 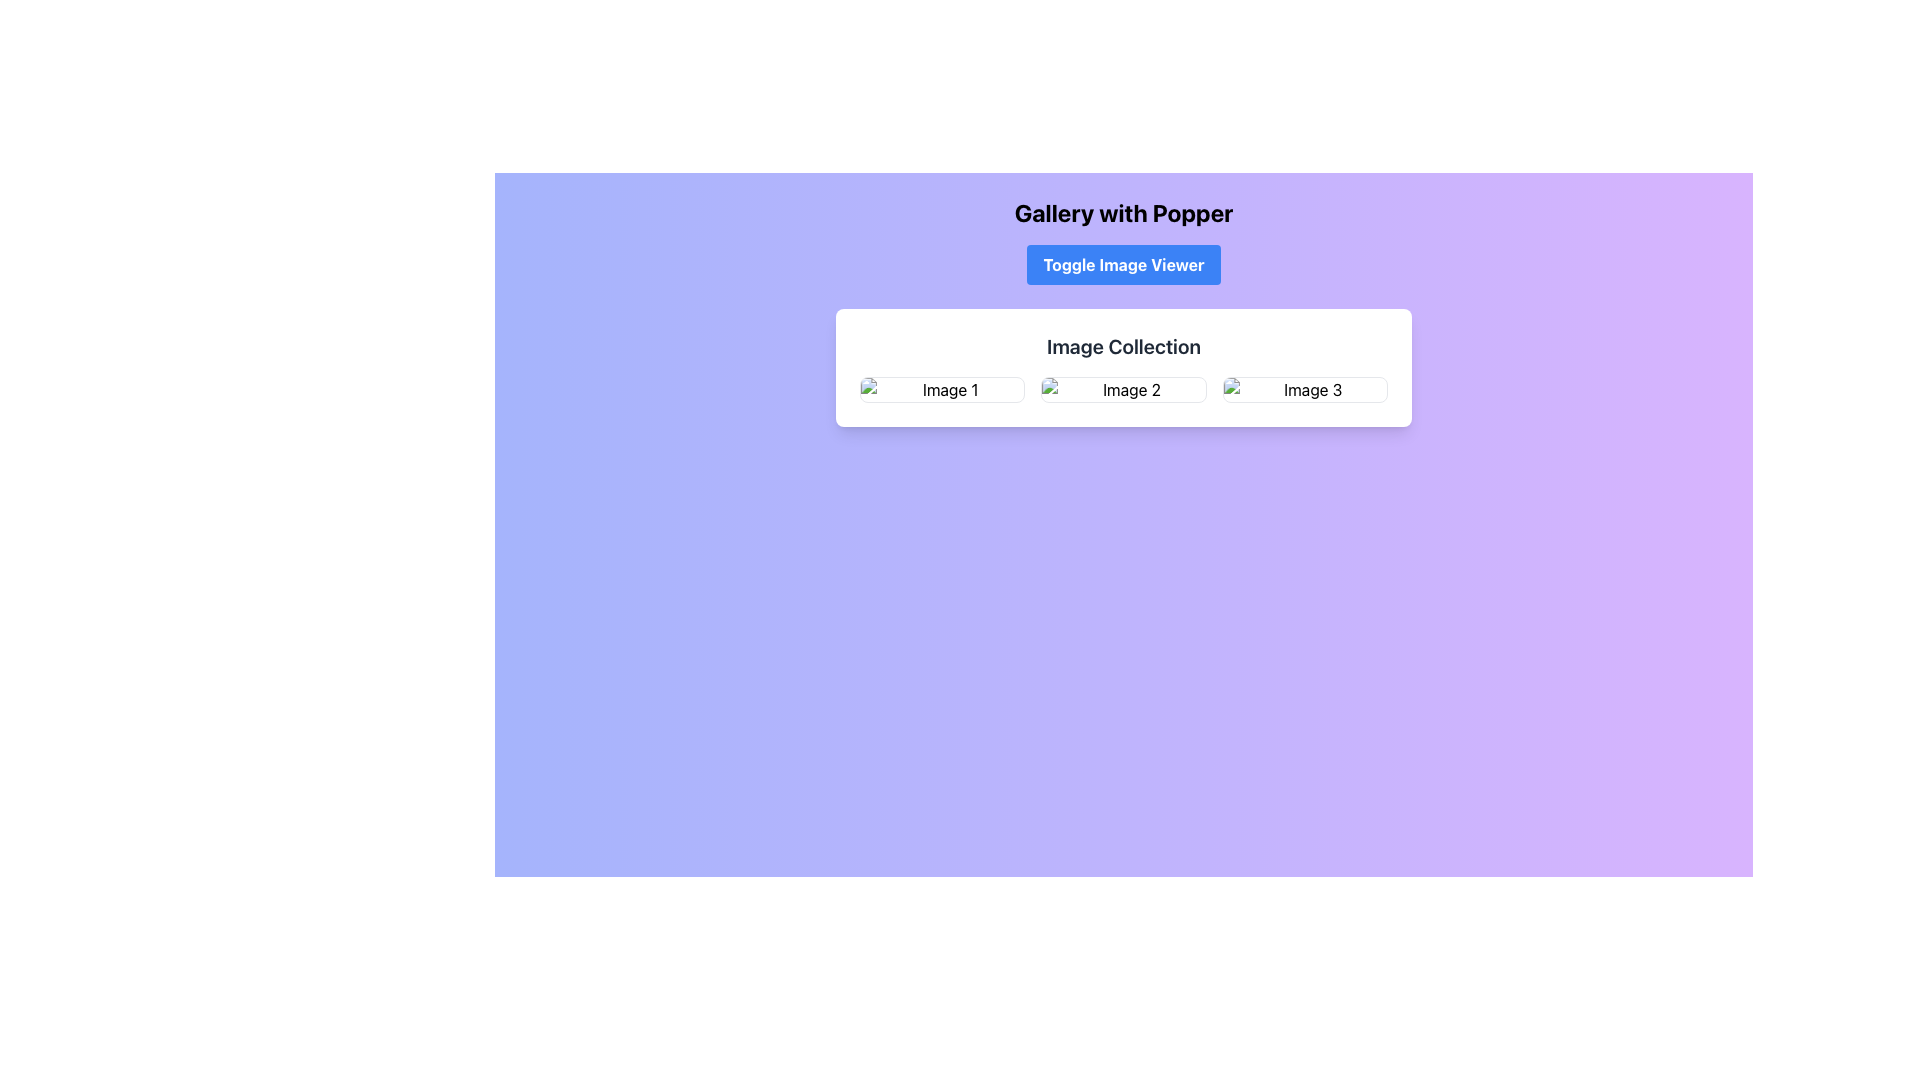 I want to click on the central image 'Image 2' in the Card that showcases a collection of images, so click(x=1123, y=367).